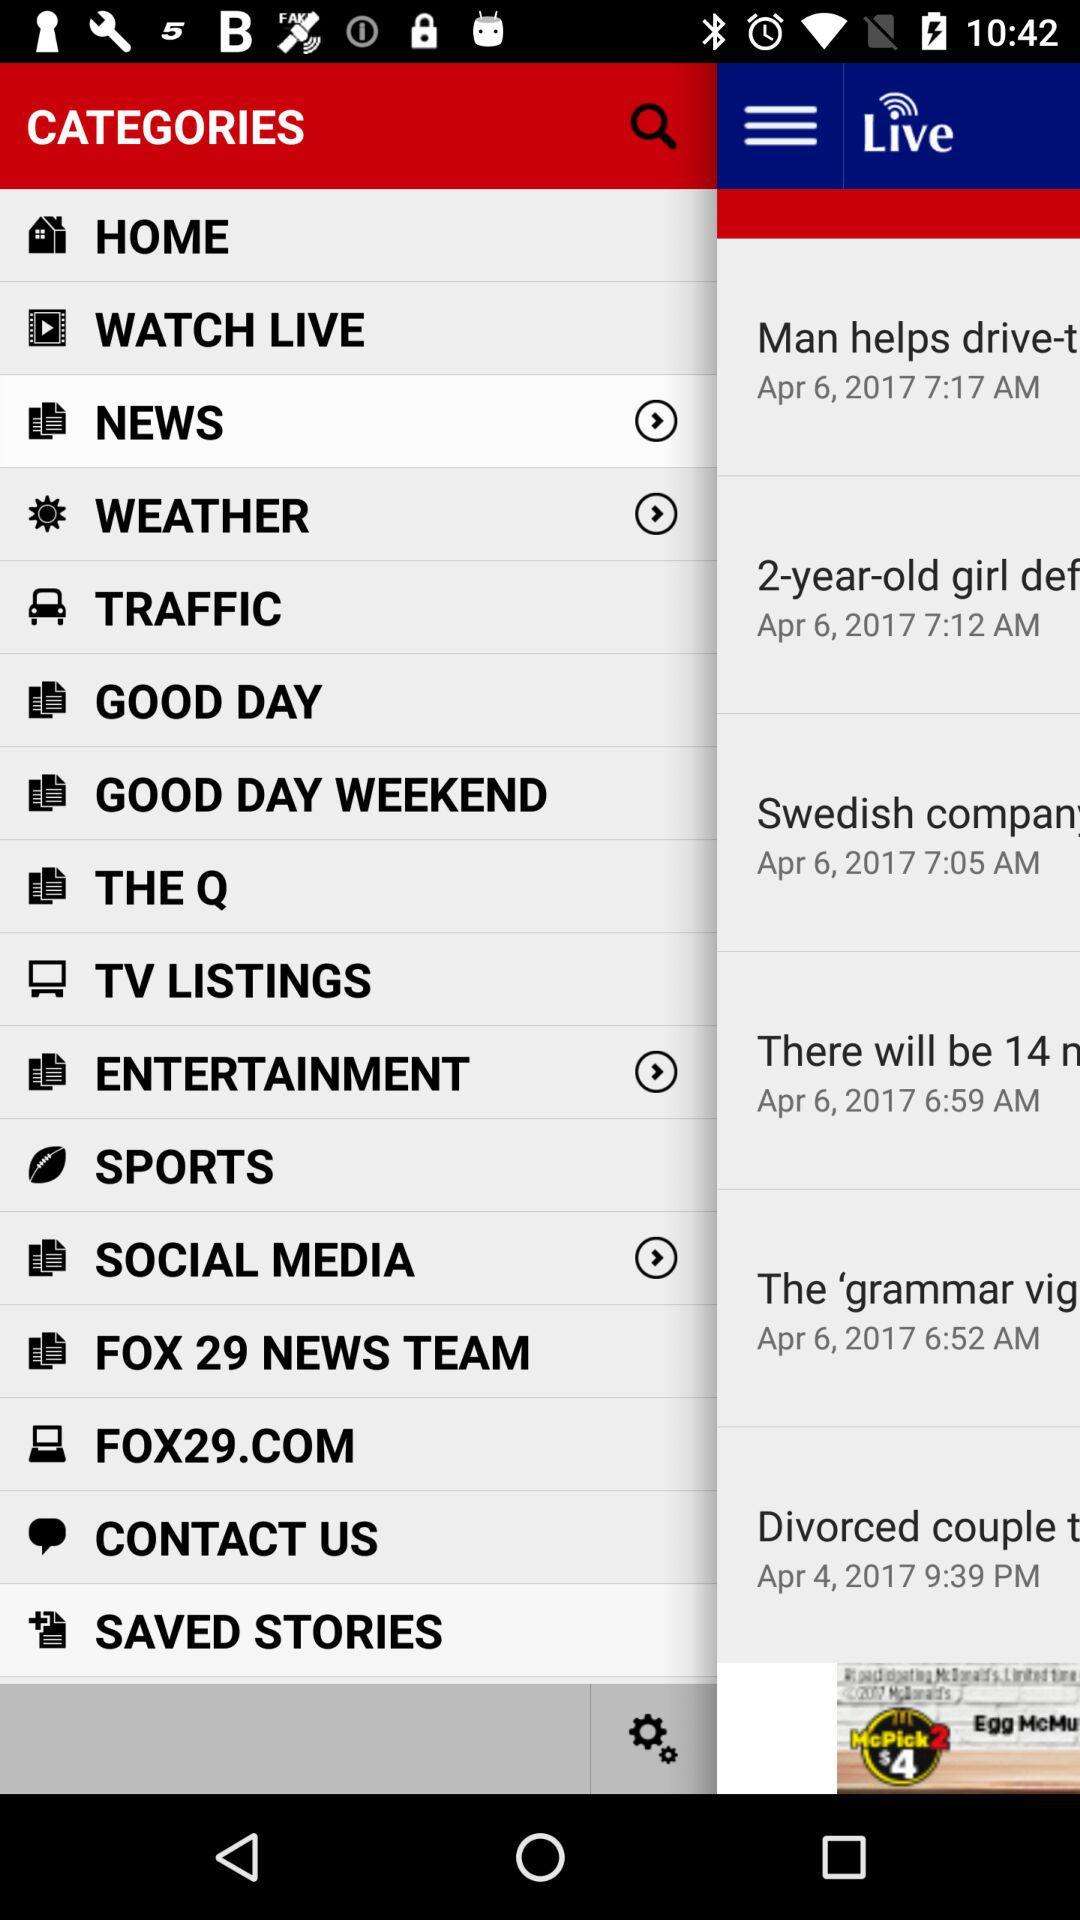  What do you see at coordinates (654, 1737) in the screenshot?
I see `button image` at bounding box center [654, 1737].